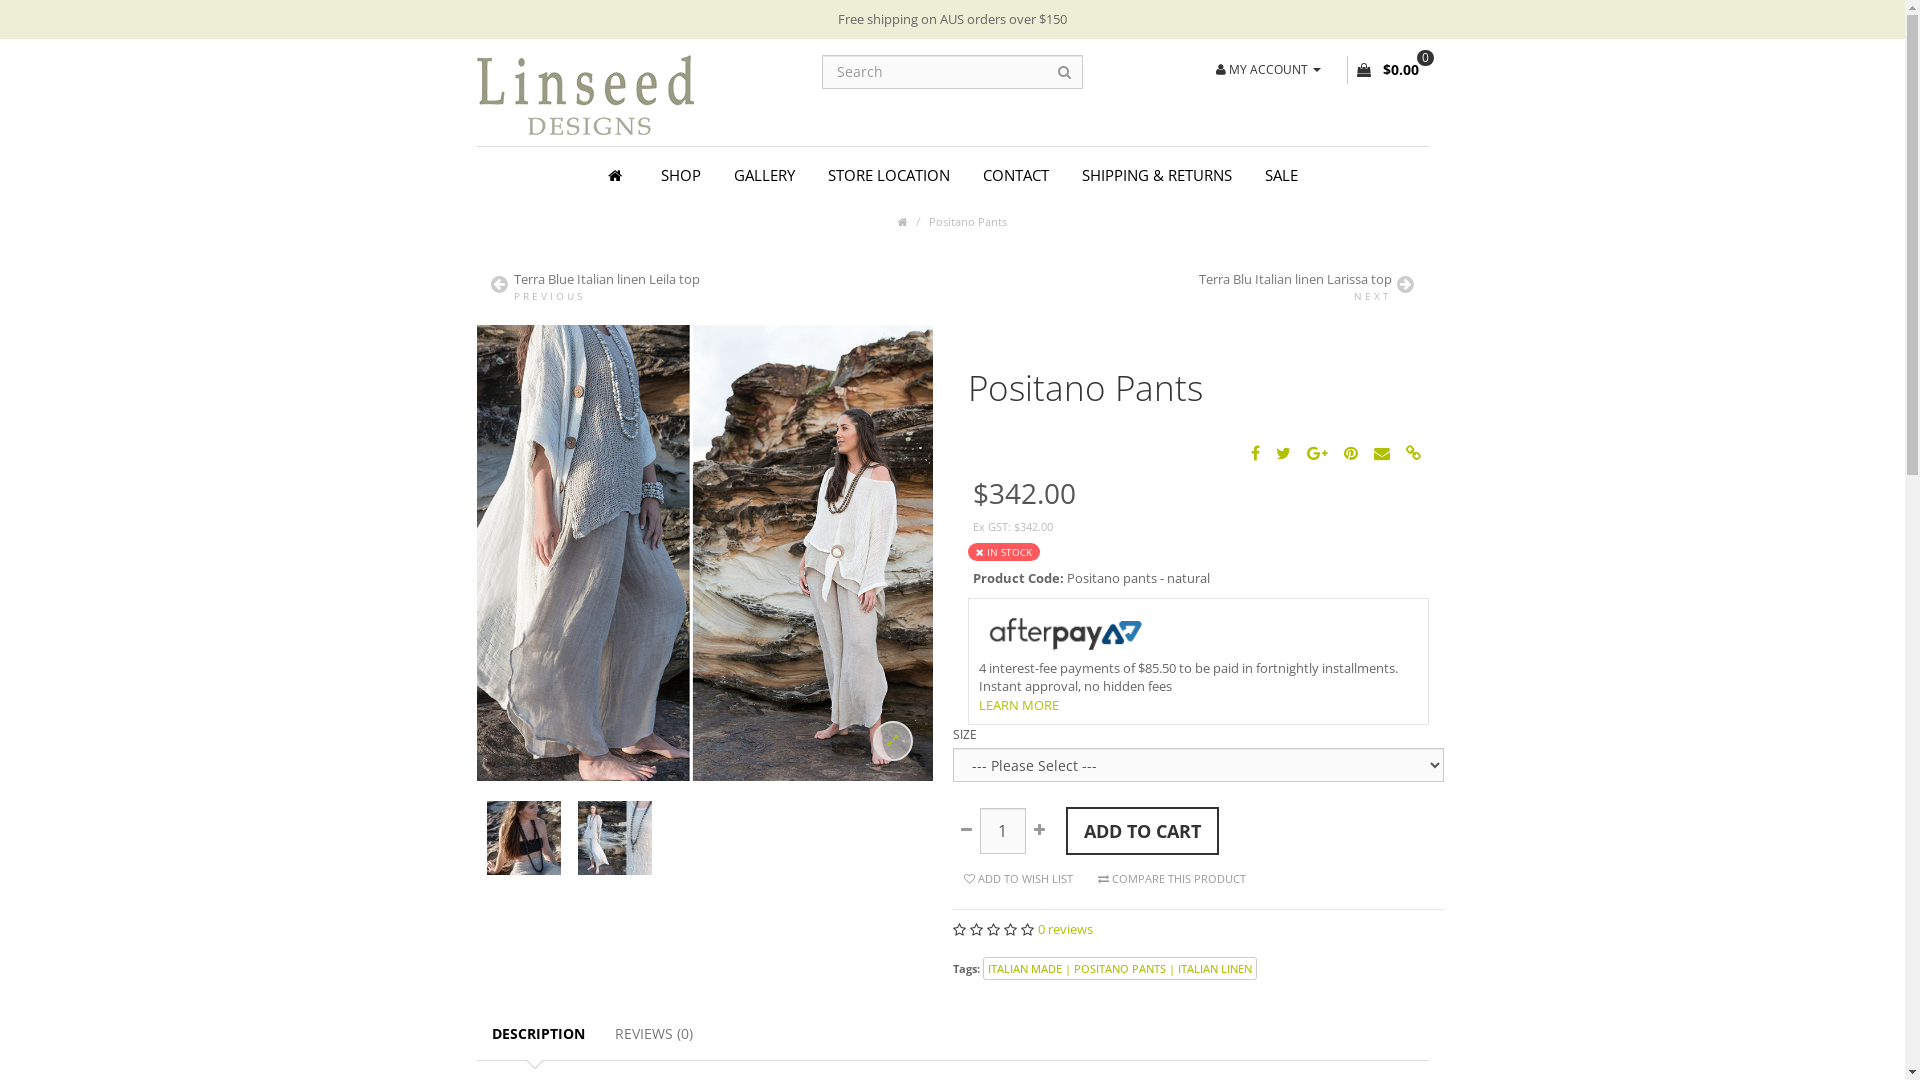  What do you see at coordinates (537, 1033) in the screenshot?
I see `'DESCRIPTION'` at bounding box center [537, 1033].